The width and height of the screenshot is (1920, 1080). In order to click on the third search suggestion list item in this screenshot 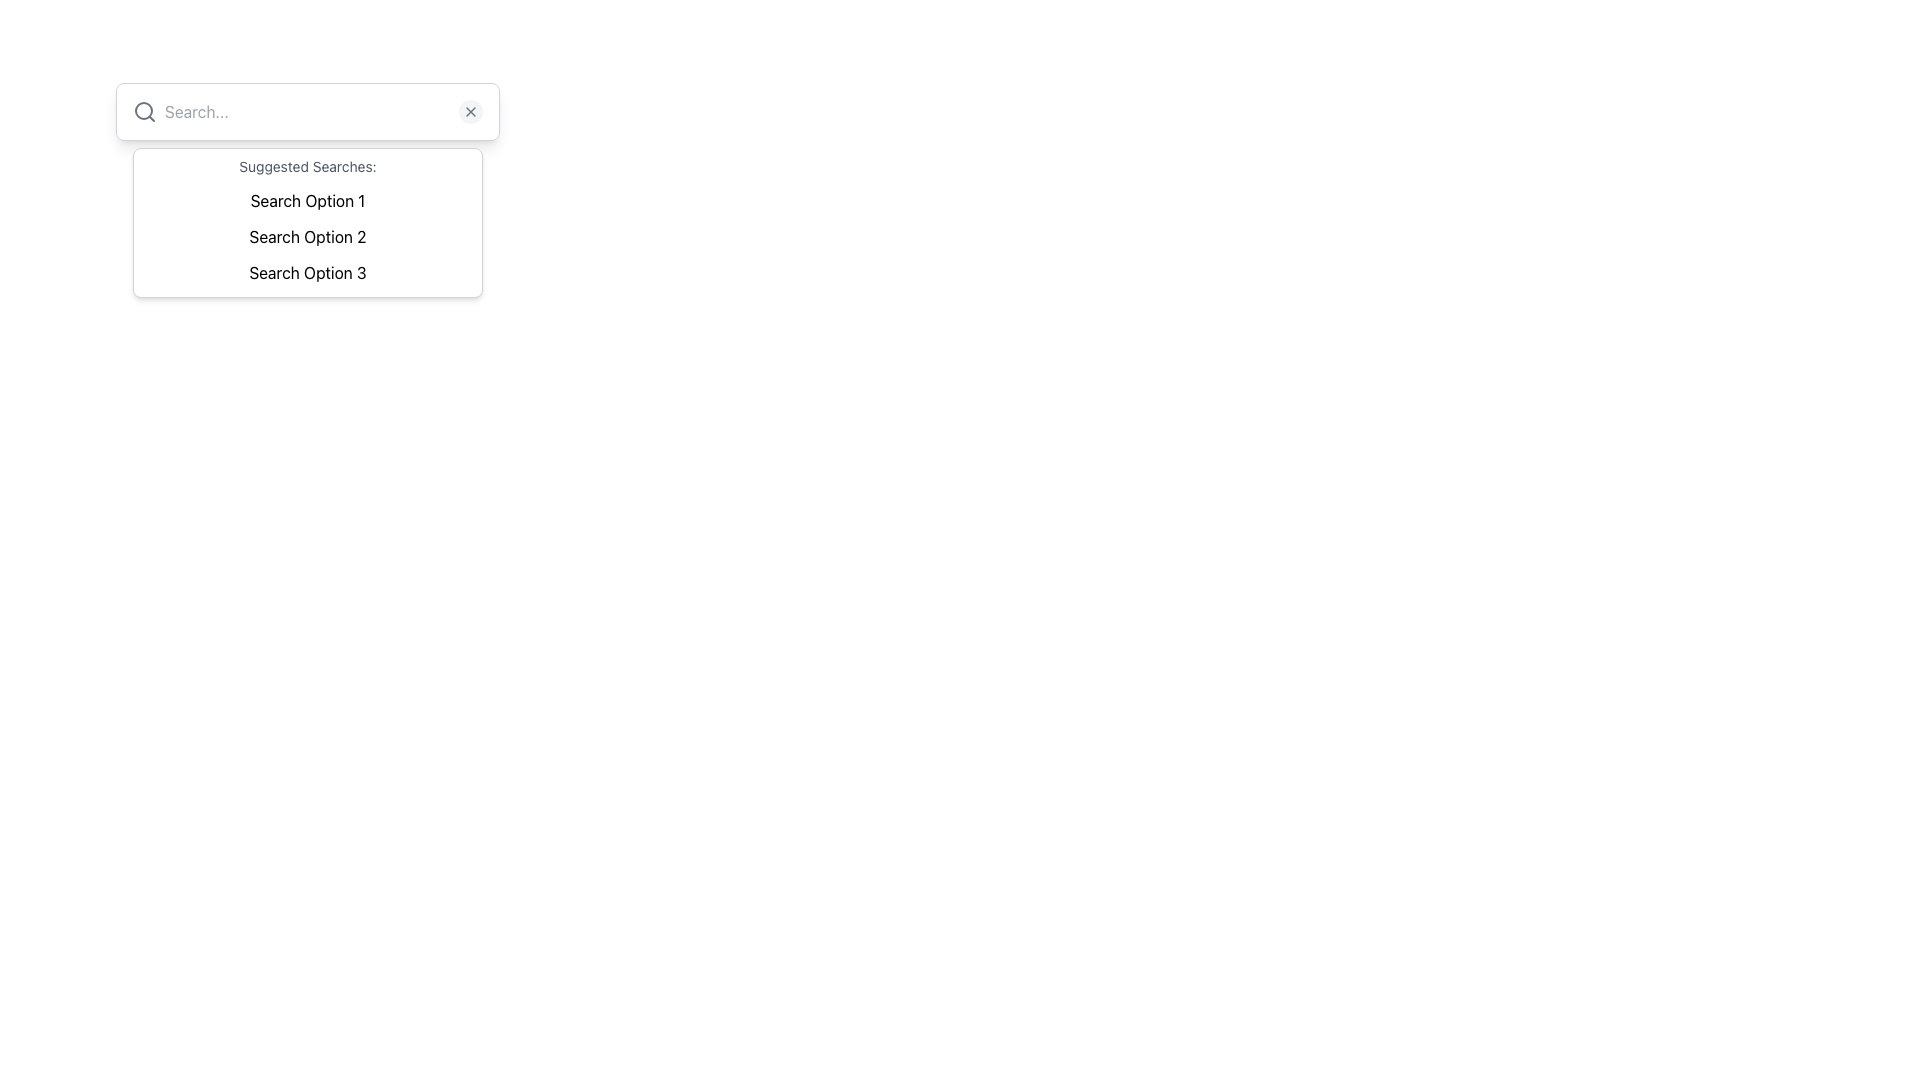, I will do `click(306, 273)`.